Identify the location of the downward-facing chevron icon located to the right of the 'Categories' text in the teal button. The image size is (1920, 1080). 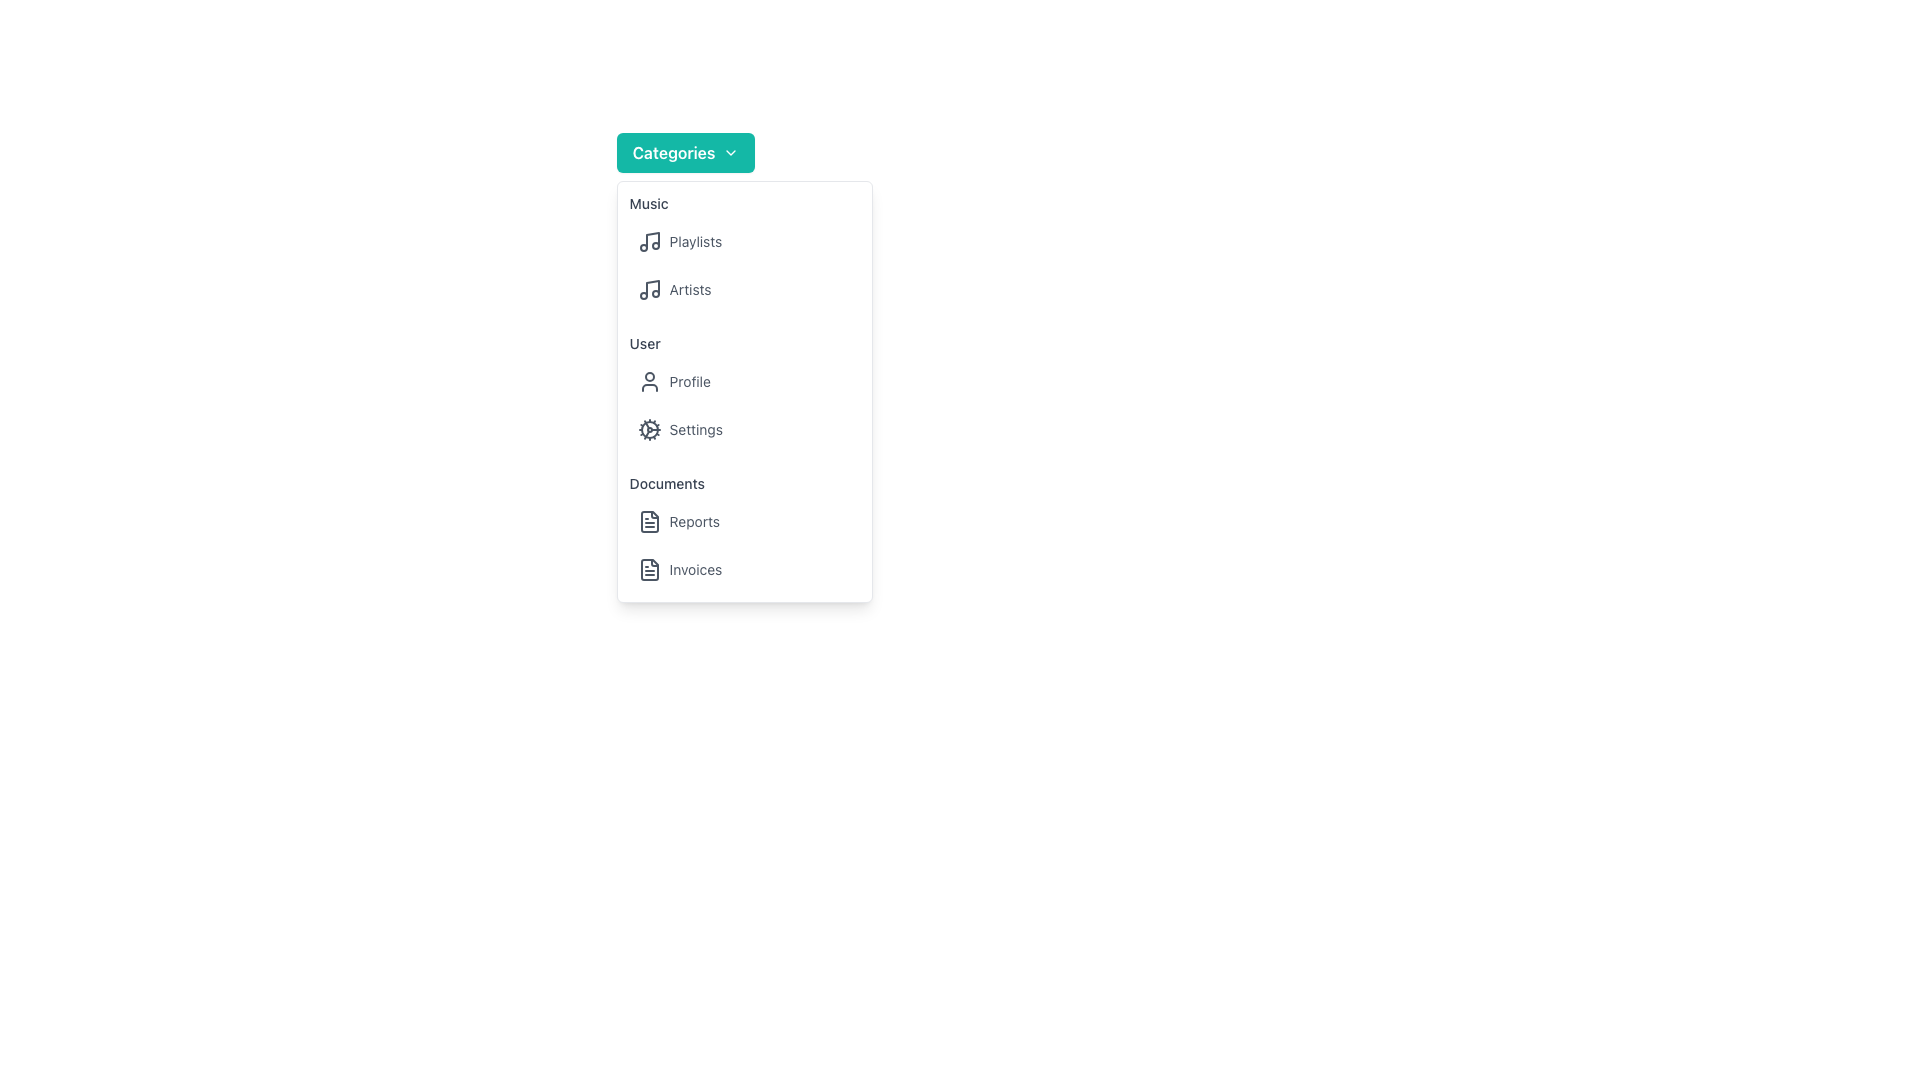
(730, 152).